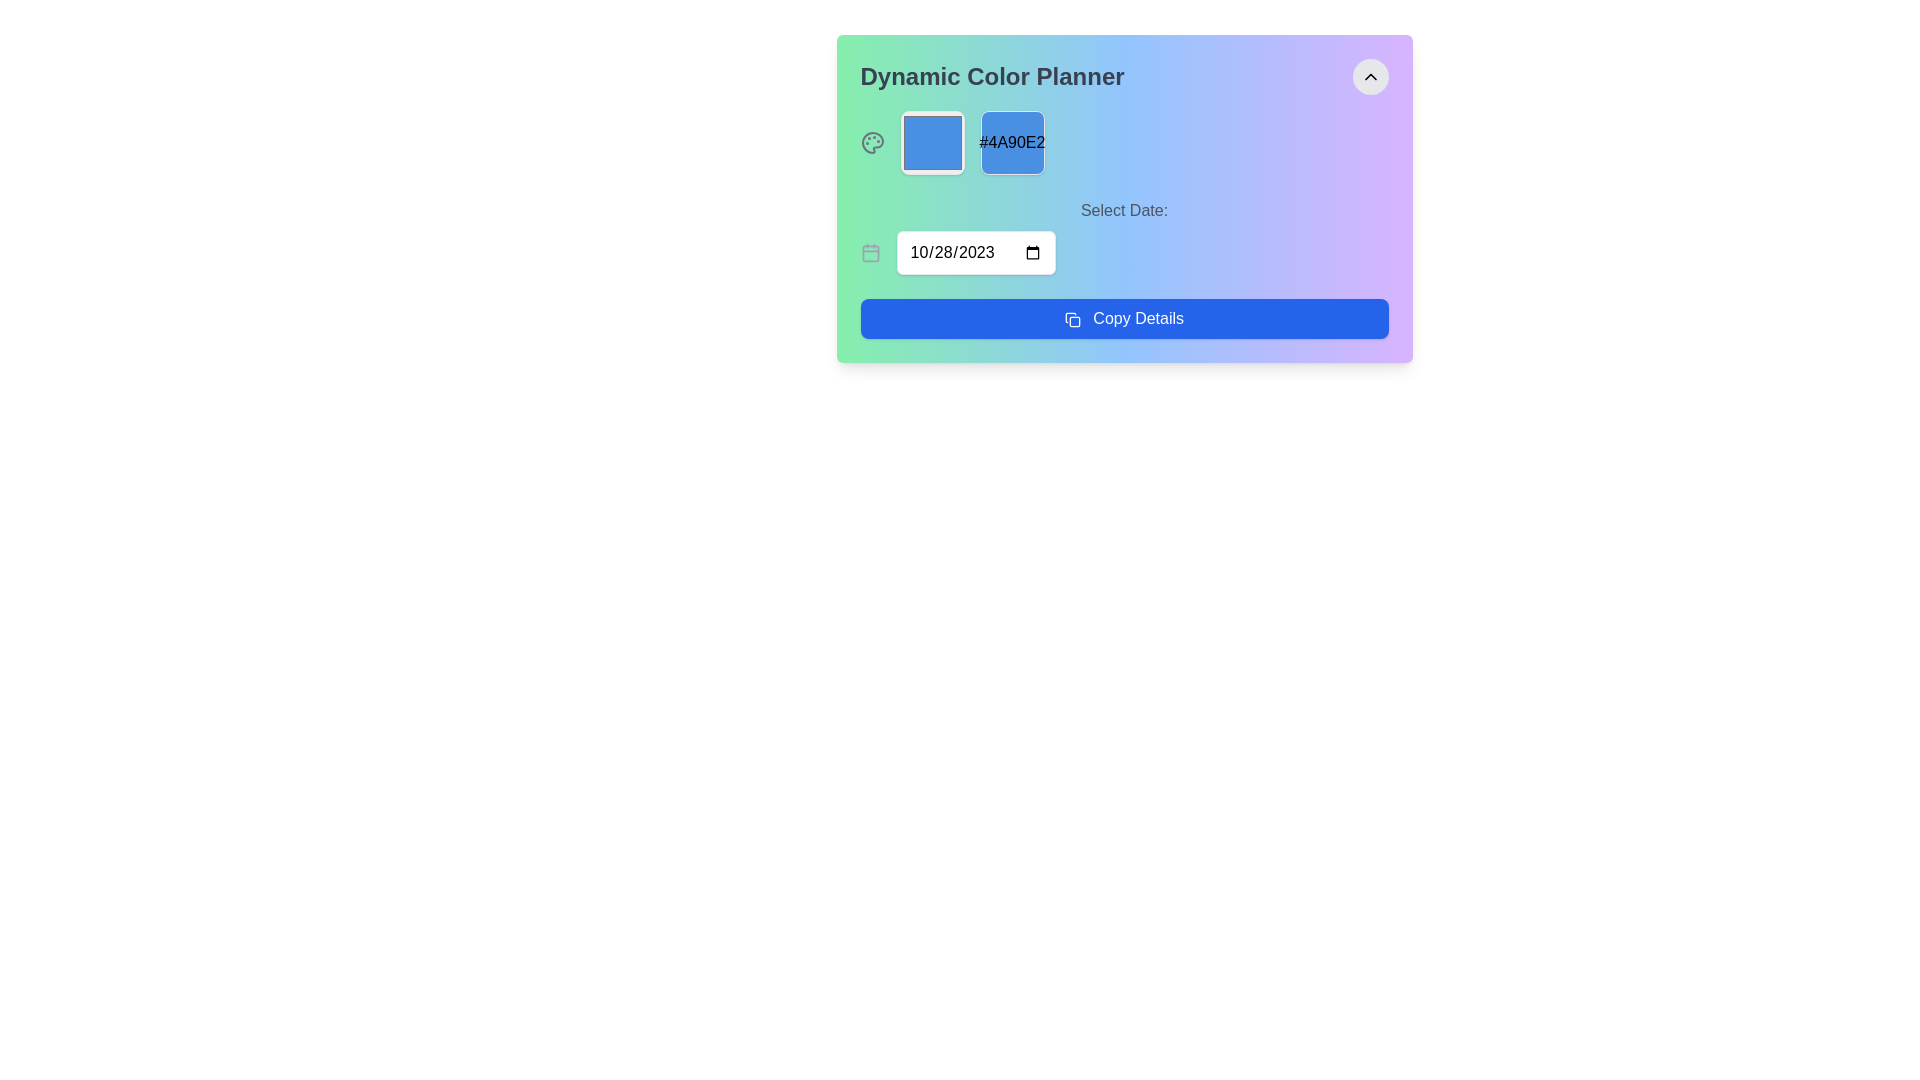 This screenshot has width=1920, height=1080. What do you see at coordinates (992, 76) in the screenshot?
I see `the text label that serves as a title or heading for the related card component, located in the upper-left area of the card` at bounding box center [992, 76].